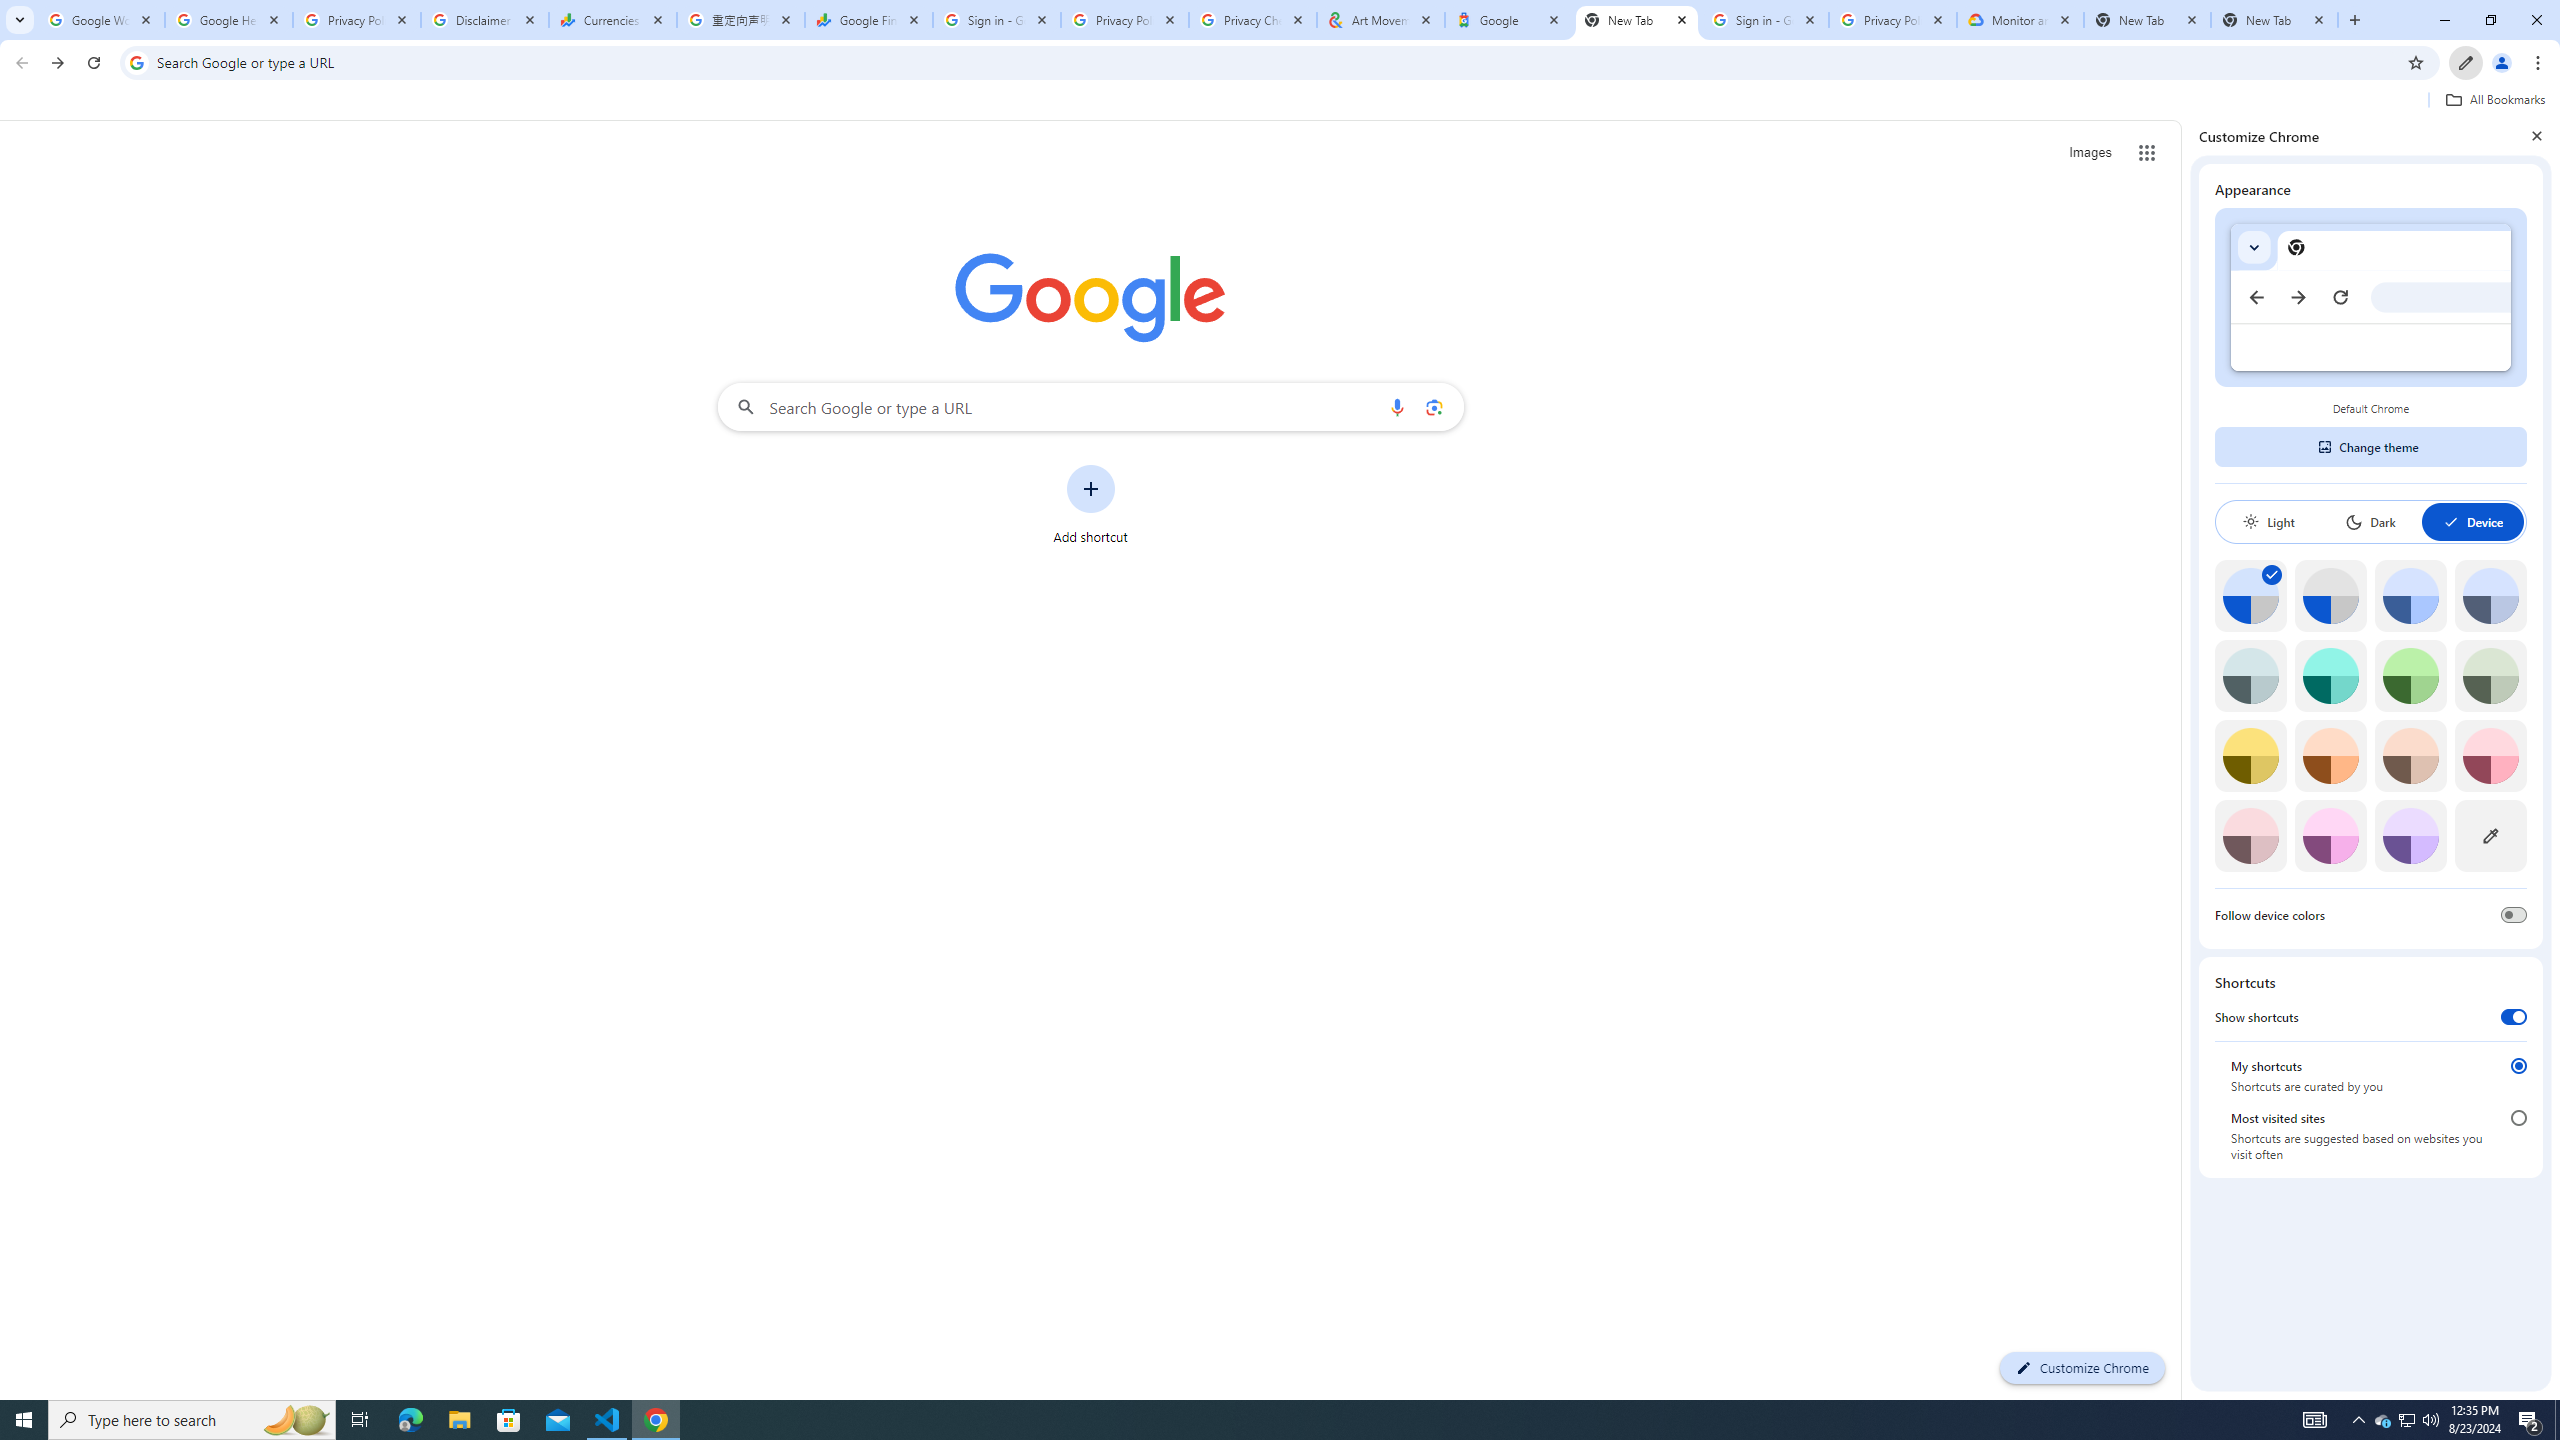 This screenshot has height=1440, width=2560. Describe the element at coordinates (1252, 19) in the screenshot. I see `'Privacy Checkup'` at that location.